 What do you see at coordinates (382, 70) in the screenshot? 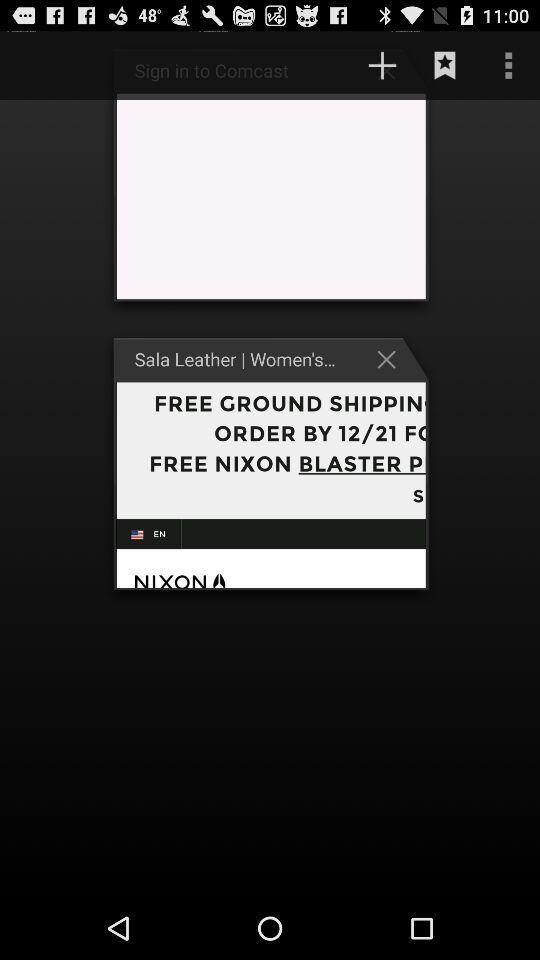
I see `the add icon` at bounding box center [382, 70].